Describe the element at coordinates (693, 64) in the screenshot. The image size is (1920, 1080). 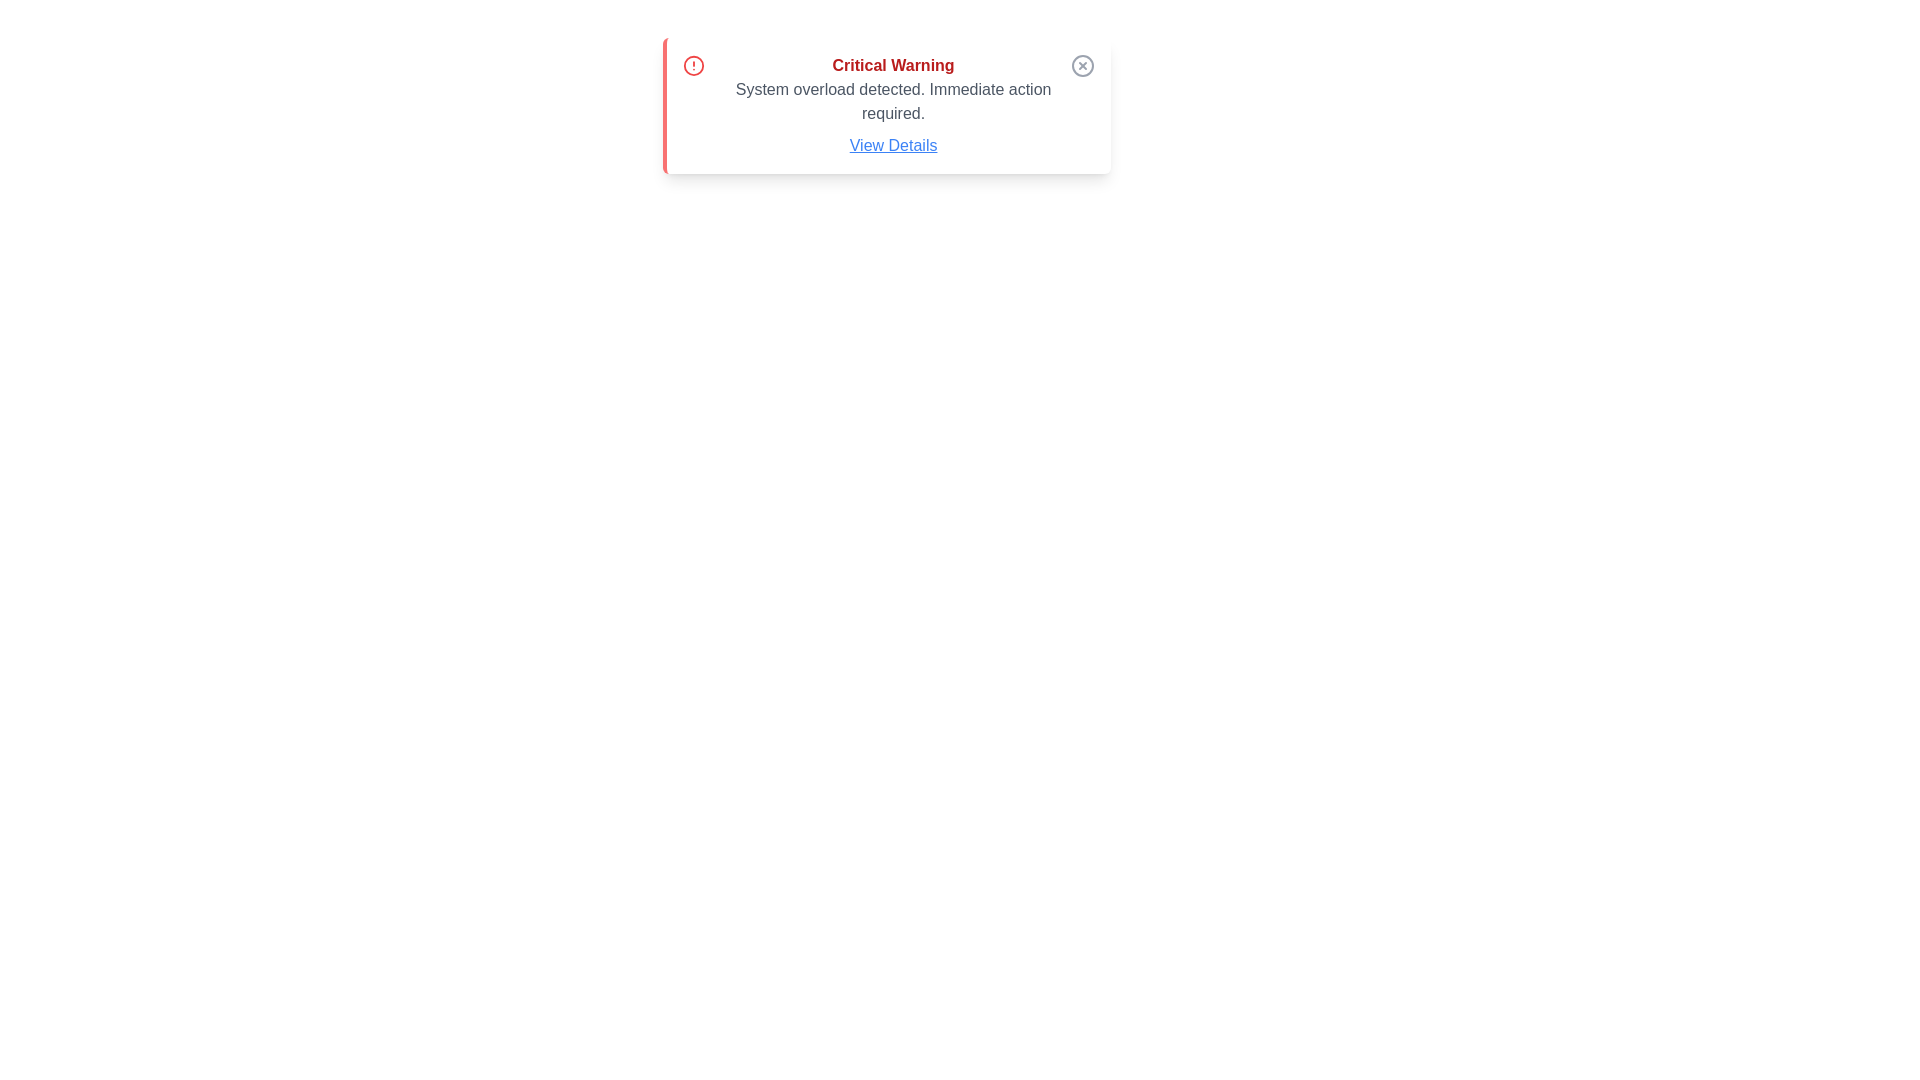
I see `the graphic circle, which is part of a warning icon located to the left of the warning message box, indicating an alert or critical status` at that location.